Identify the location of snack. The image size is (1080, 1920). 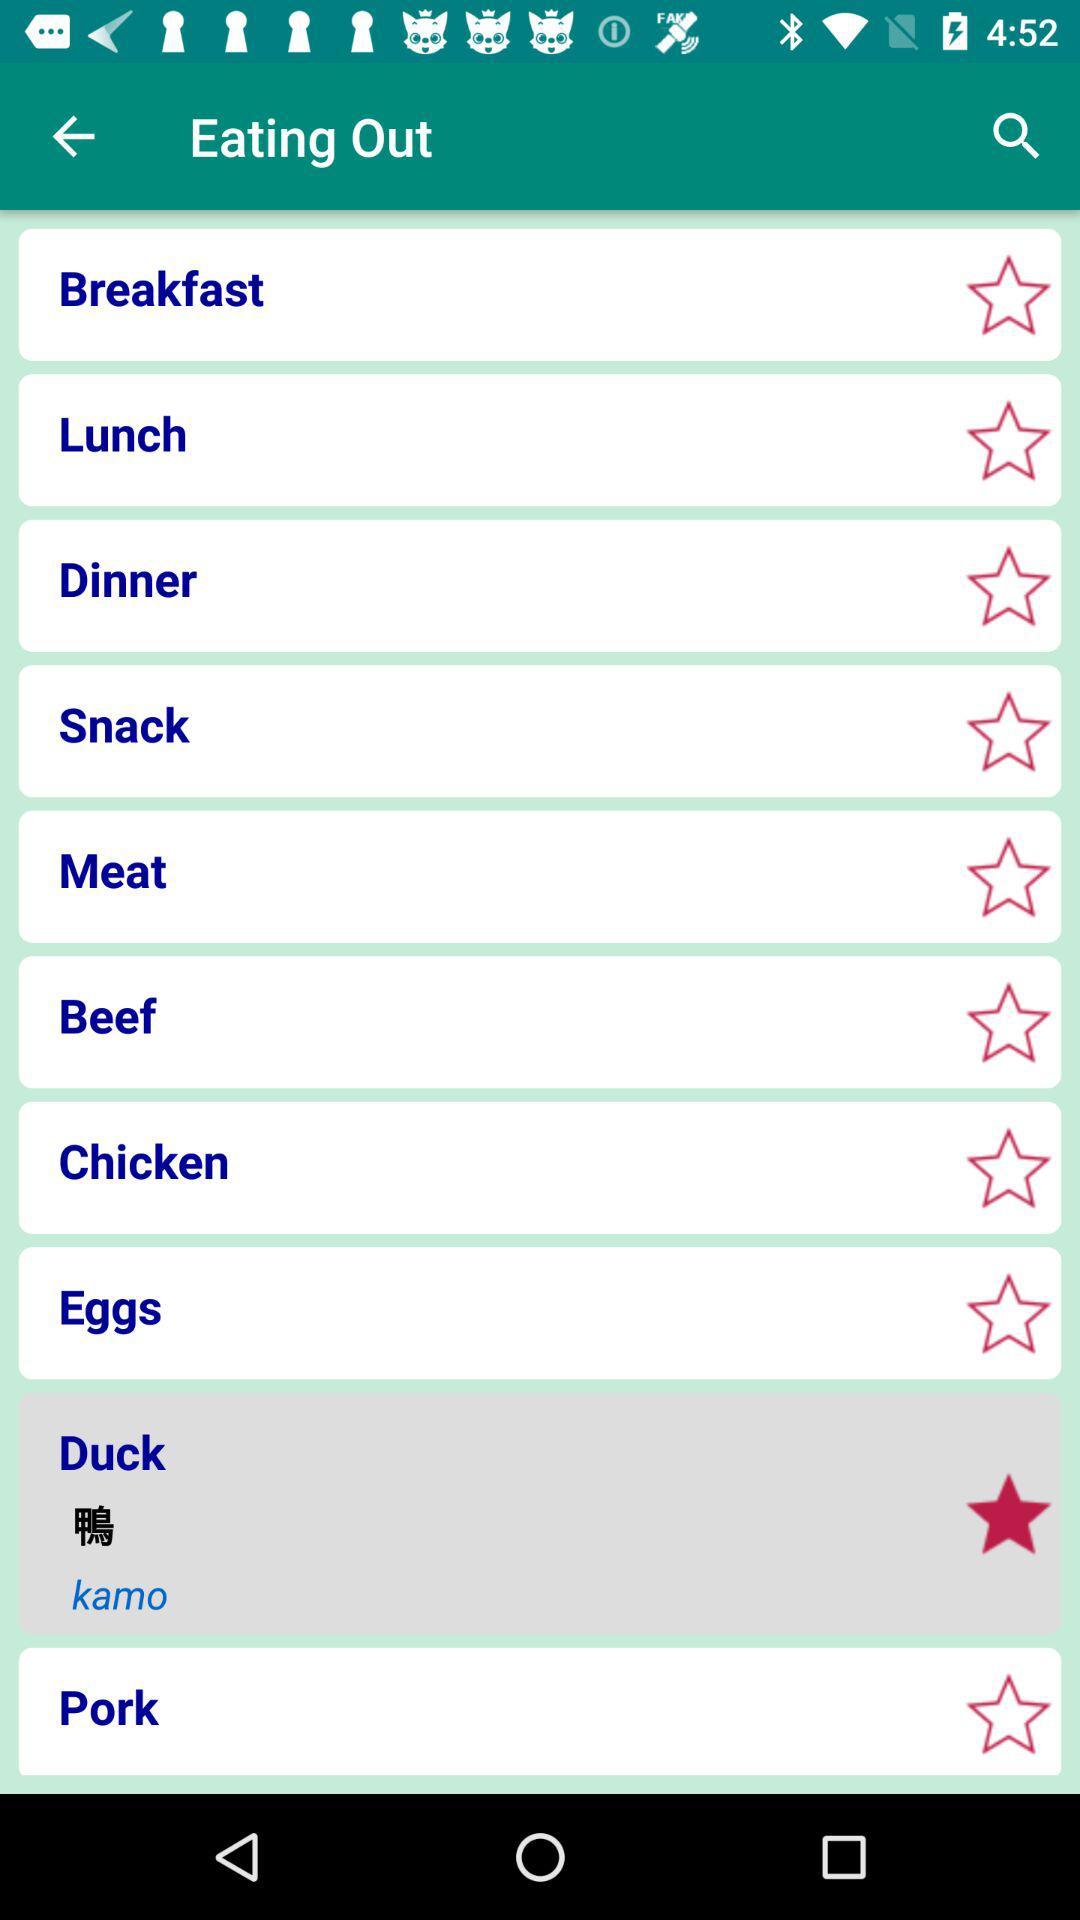
(481, 723).